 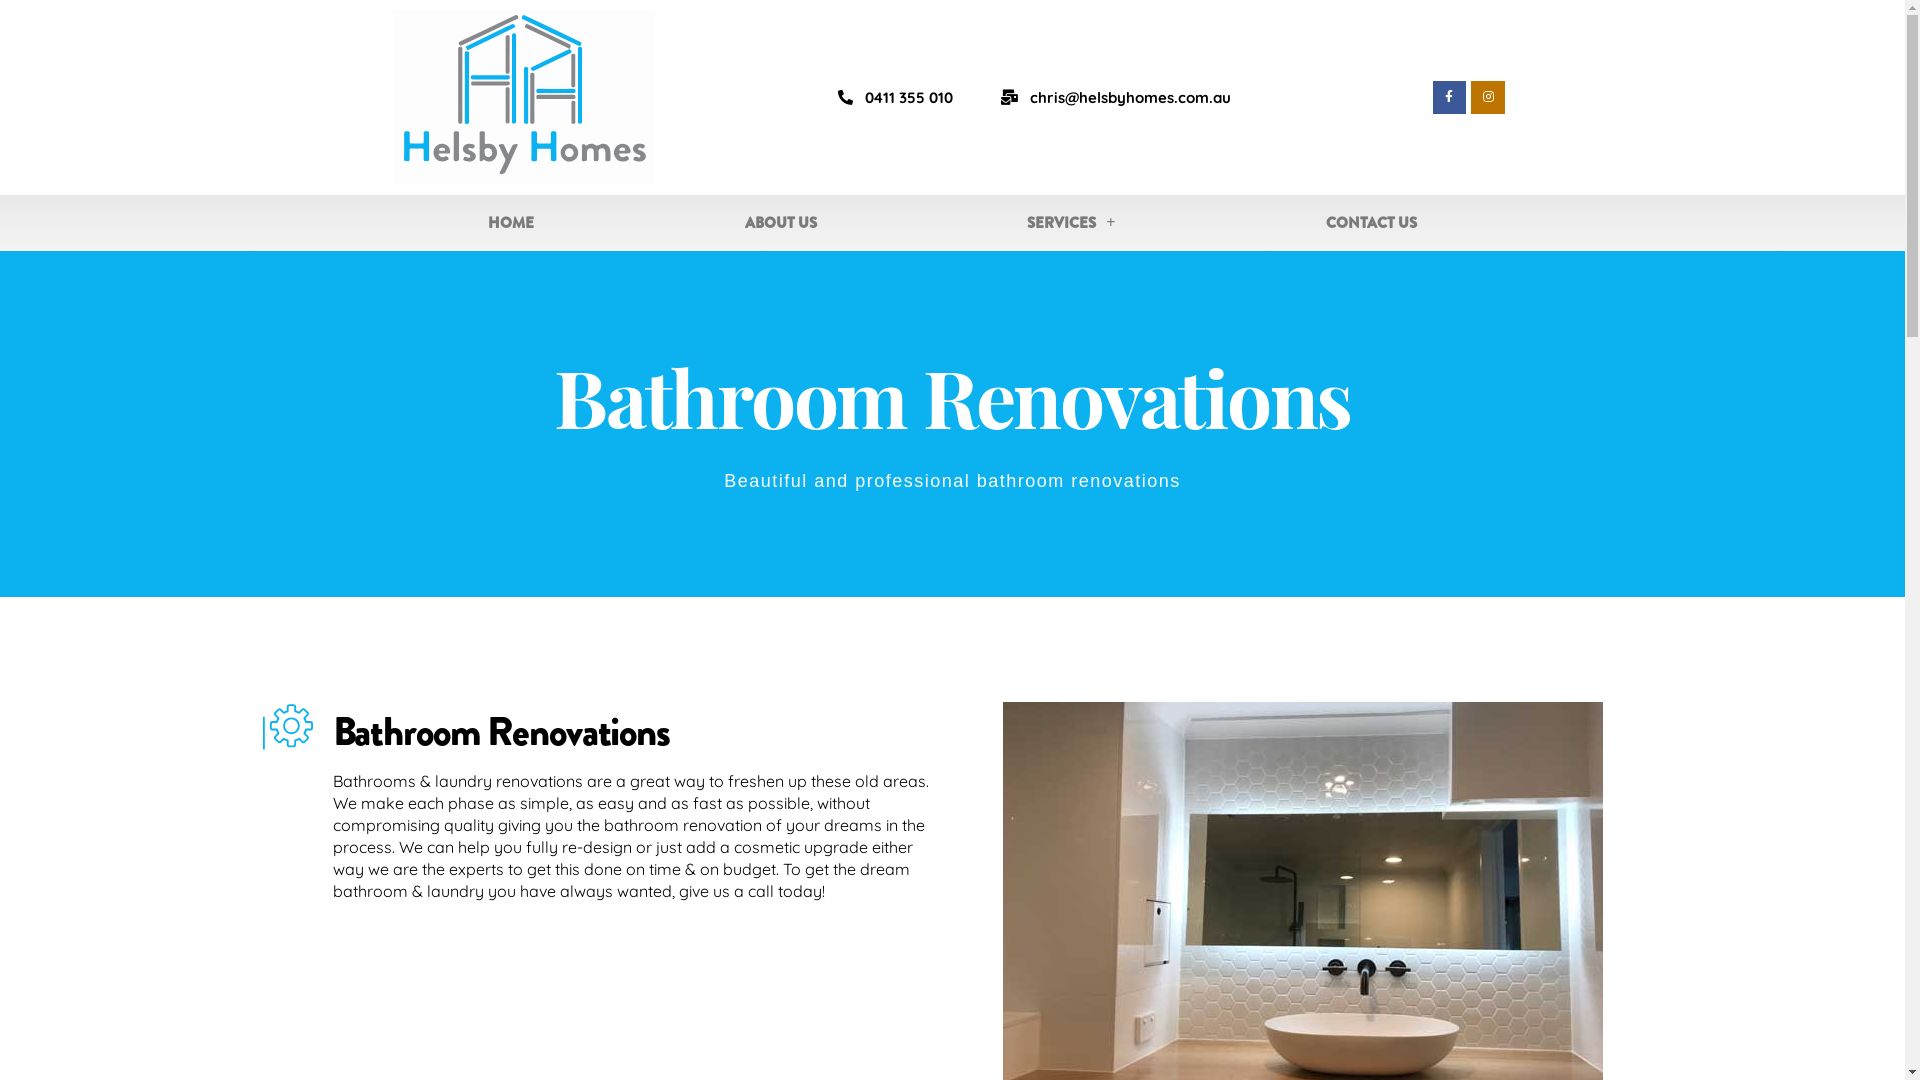 I want to click on 'HOME', so click(x=510, y=223).